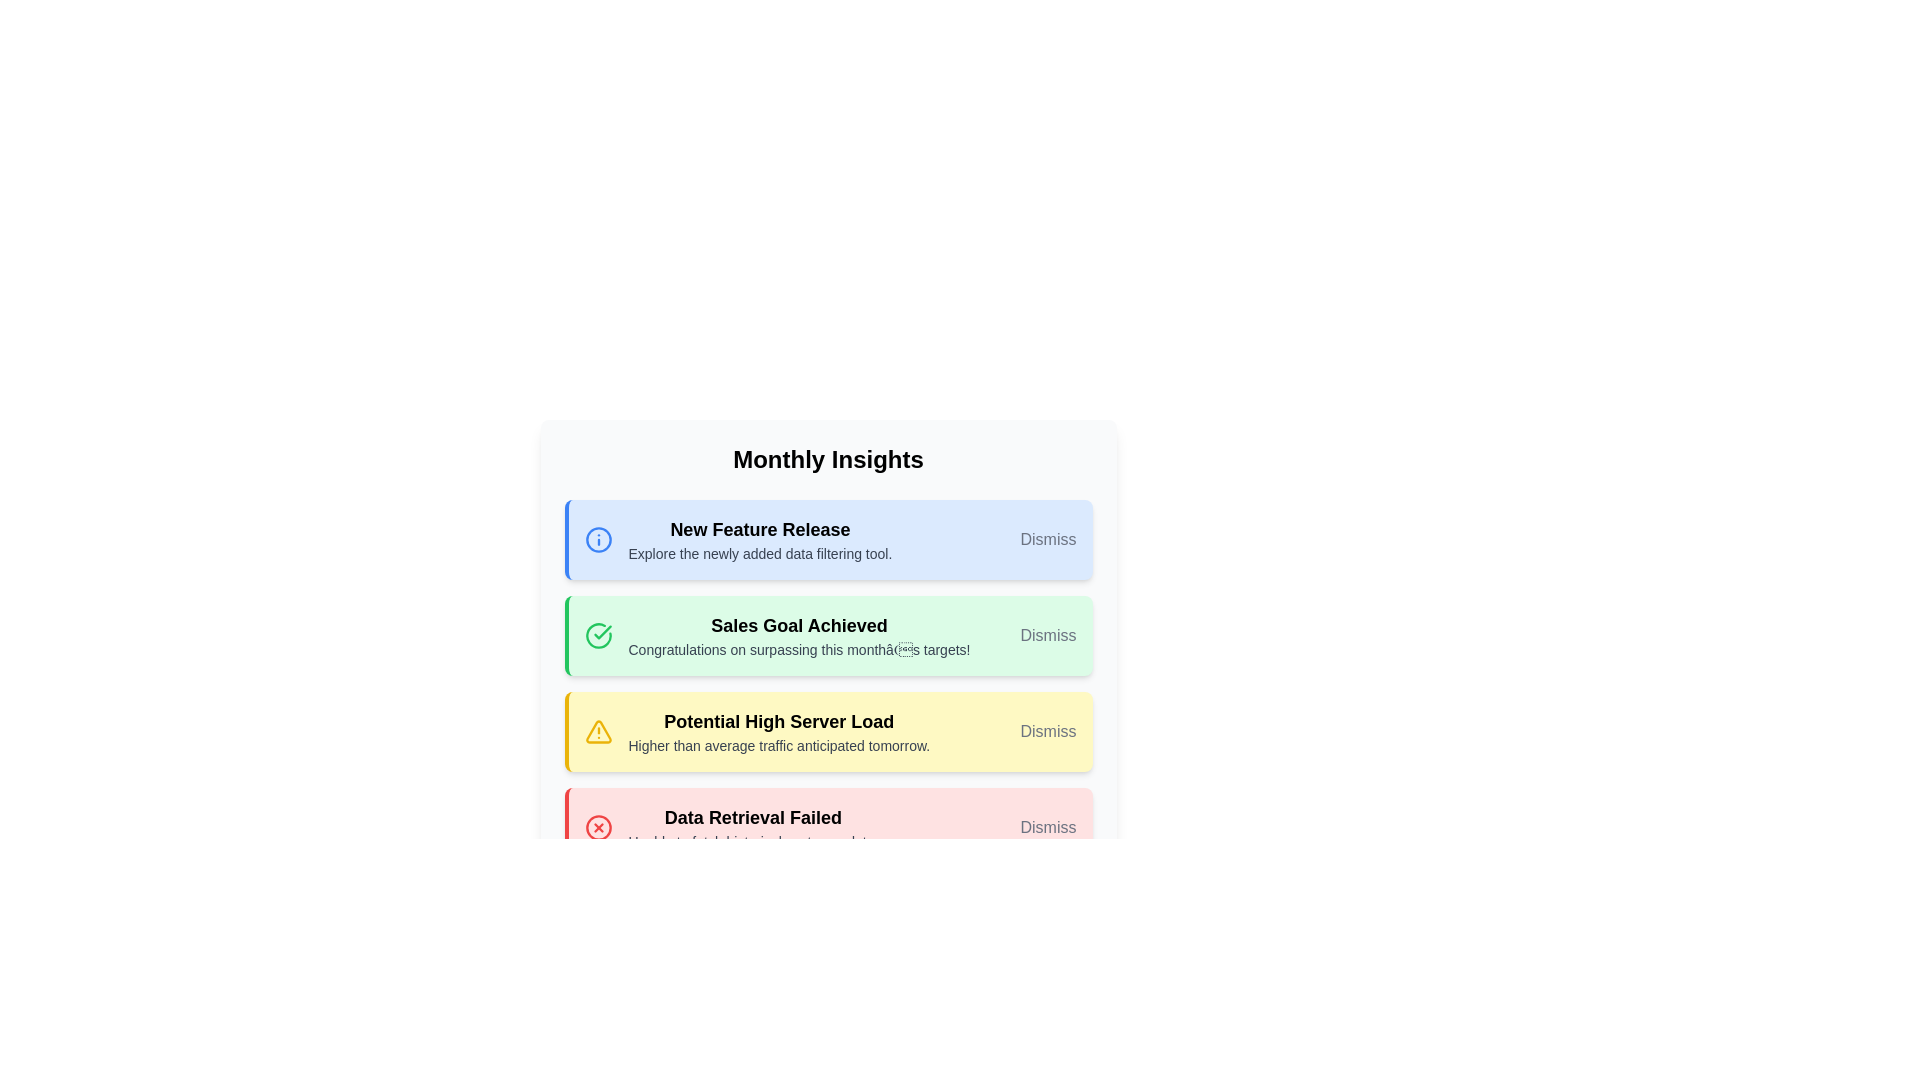  Describe the element at coordinates (597, 732) in the screenshot. I see `the Alert or Warning Icon that indicates a warning about high server load, located in the notification section titled 'Potential High Server Load' as the third item, aligned with the header text` at that location.